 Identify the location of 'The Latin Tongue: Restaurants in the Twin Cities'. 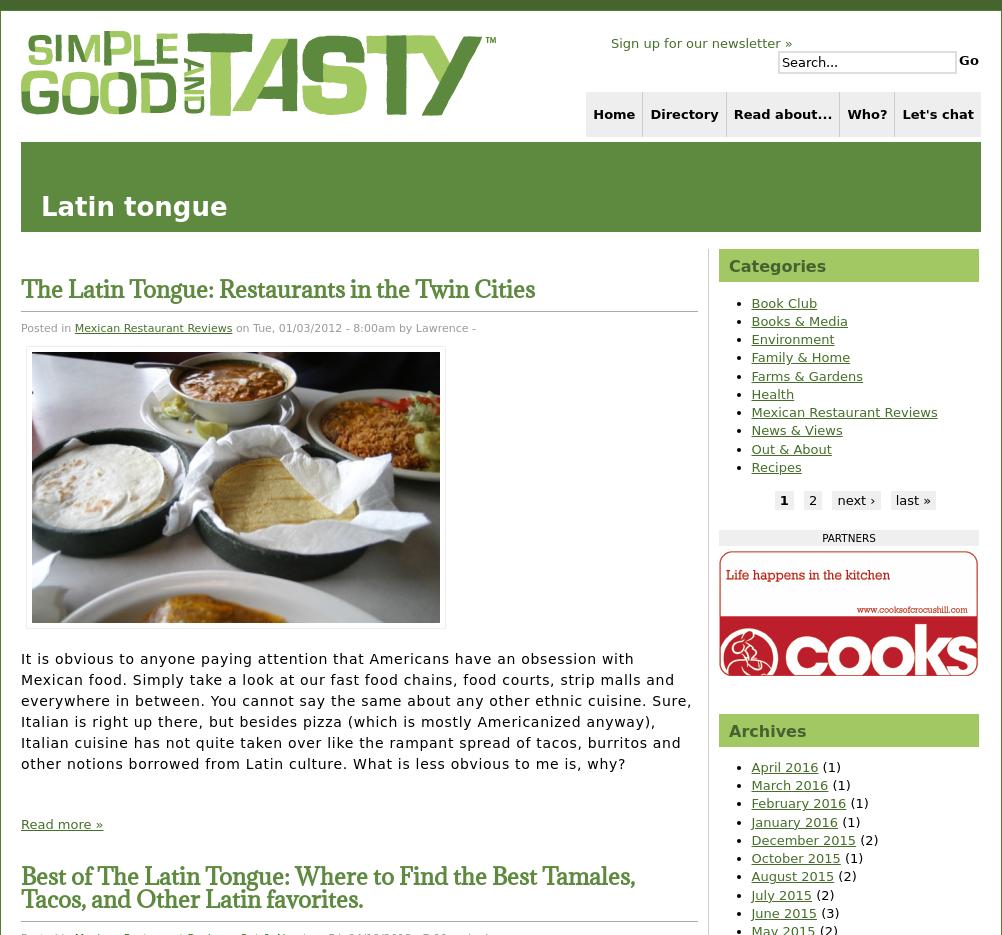
(21, 286).